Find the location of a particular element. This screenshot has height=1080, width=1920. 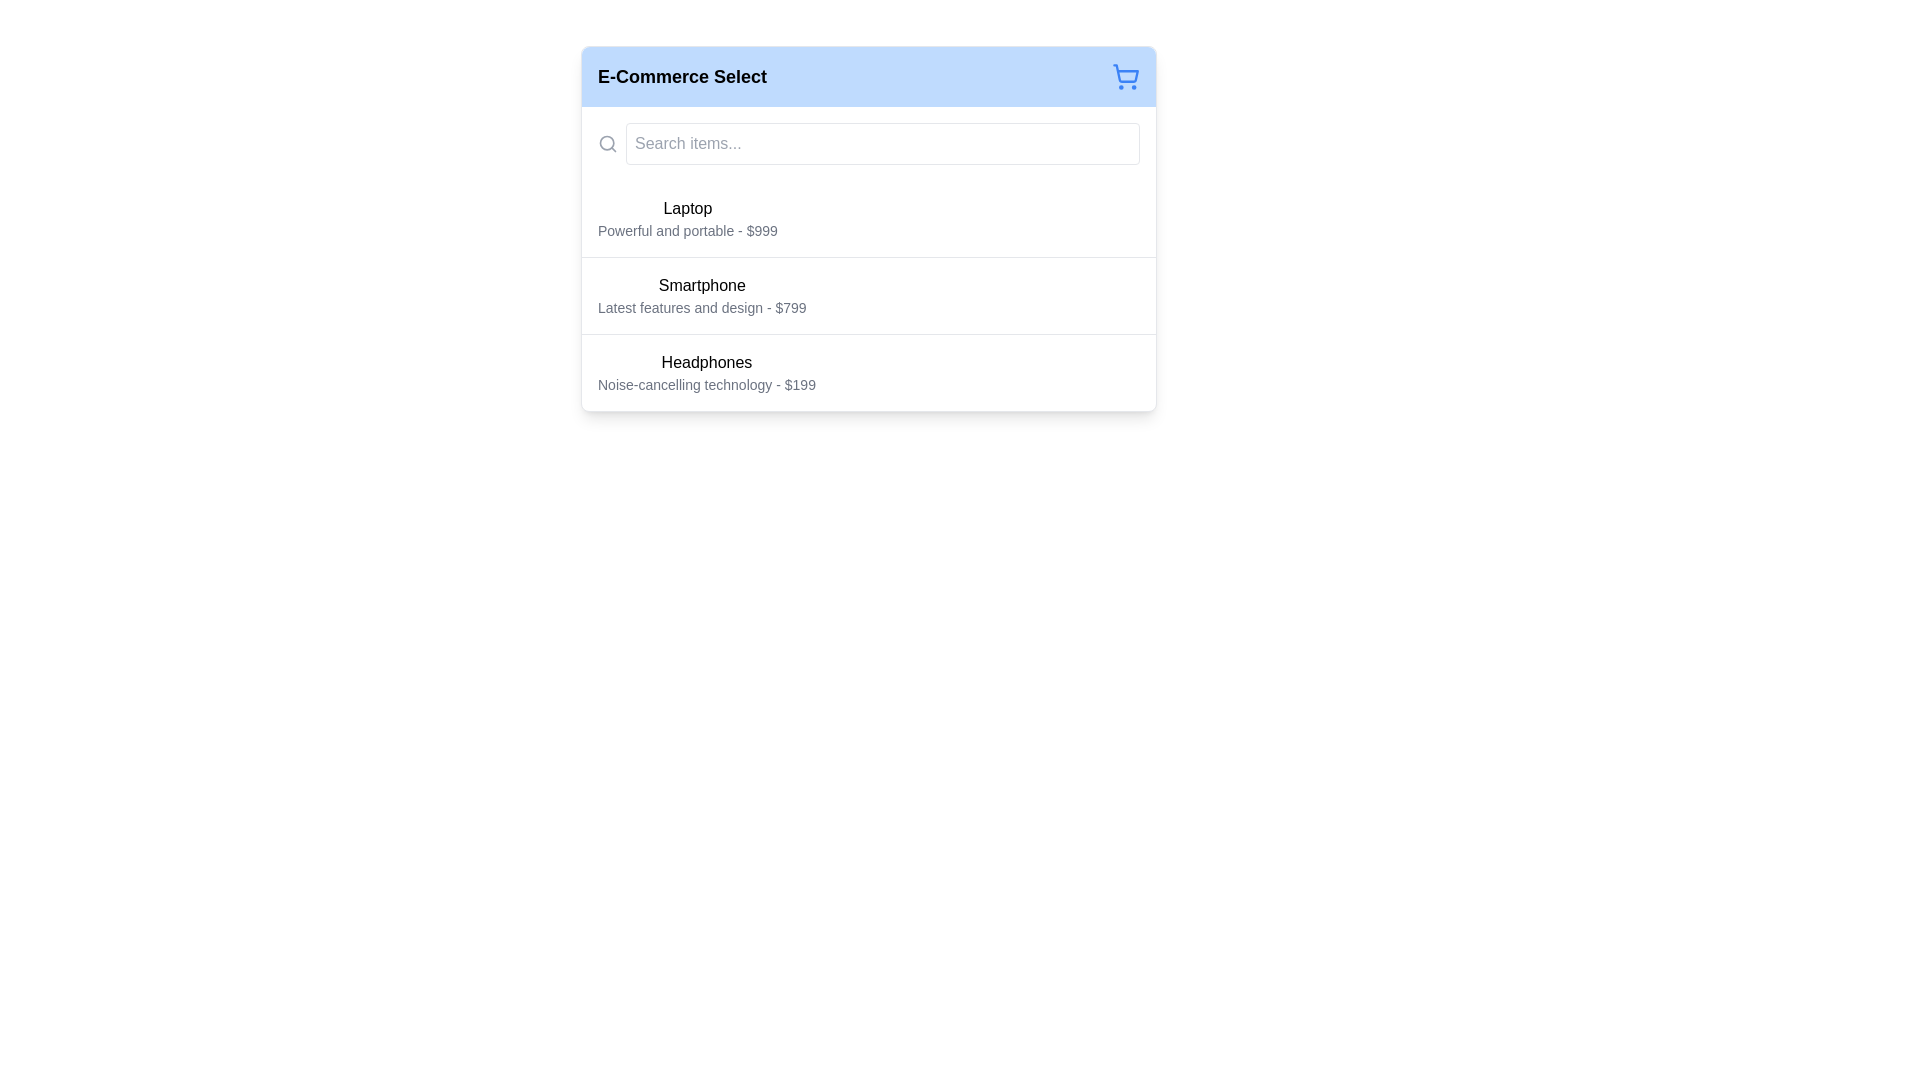

the topmost product list item displaying 'Laptop' is located at coordinates (687, 219).